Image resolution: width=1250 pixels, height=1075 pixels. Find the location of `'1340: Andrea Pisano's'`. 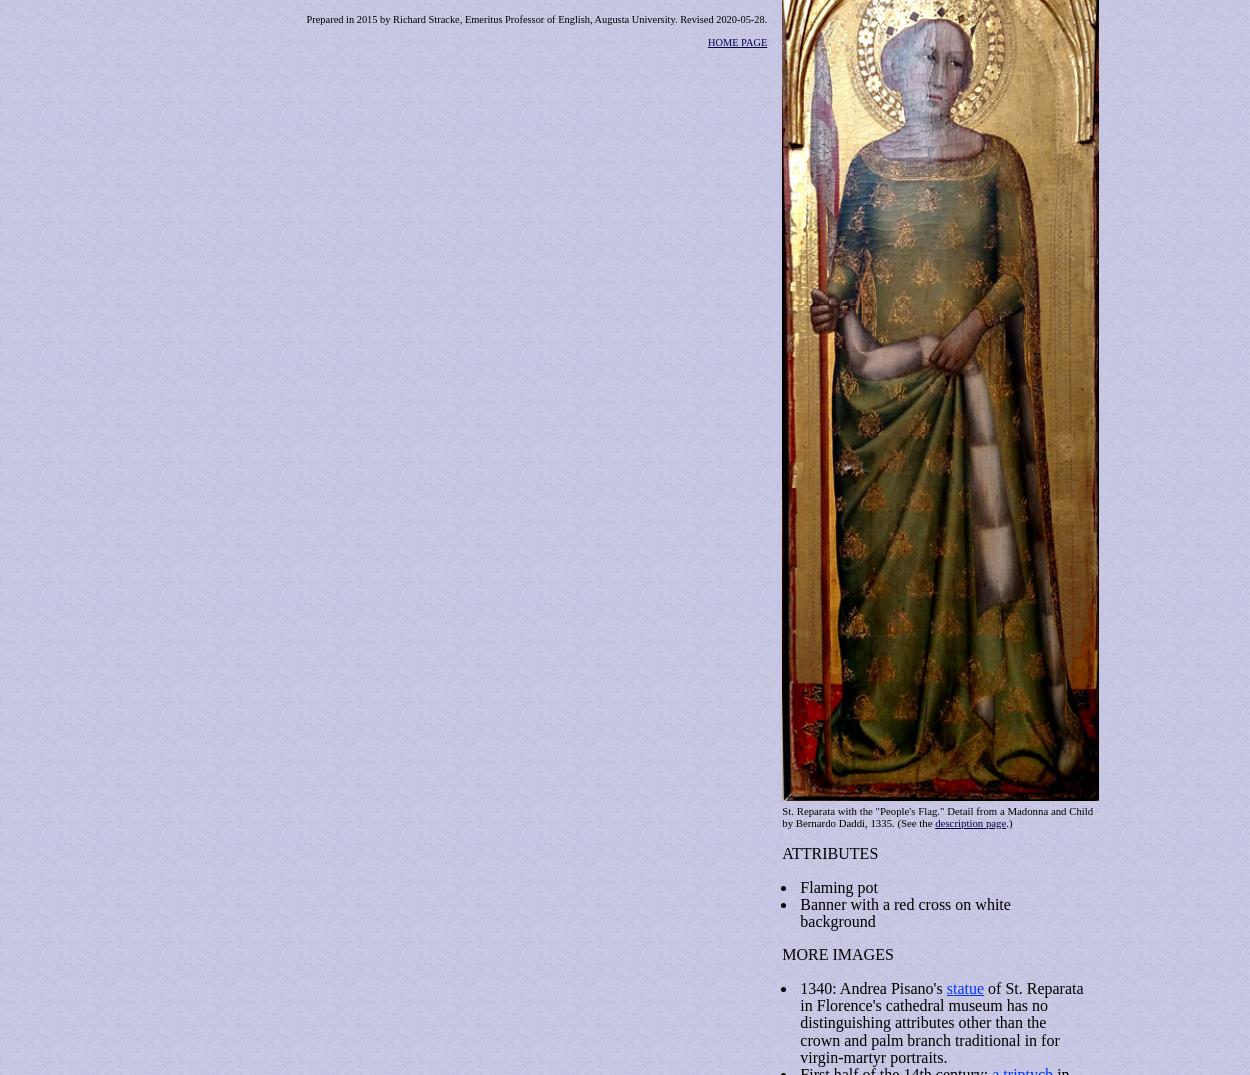

'1340: Andrea Pisano's' is located at coordinates (872, 986).